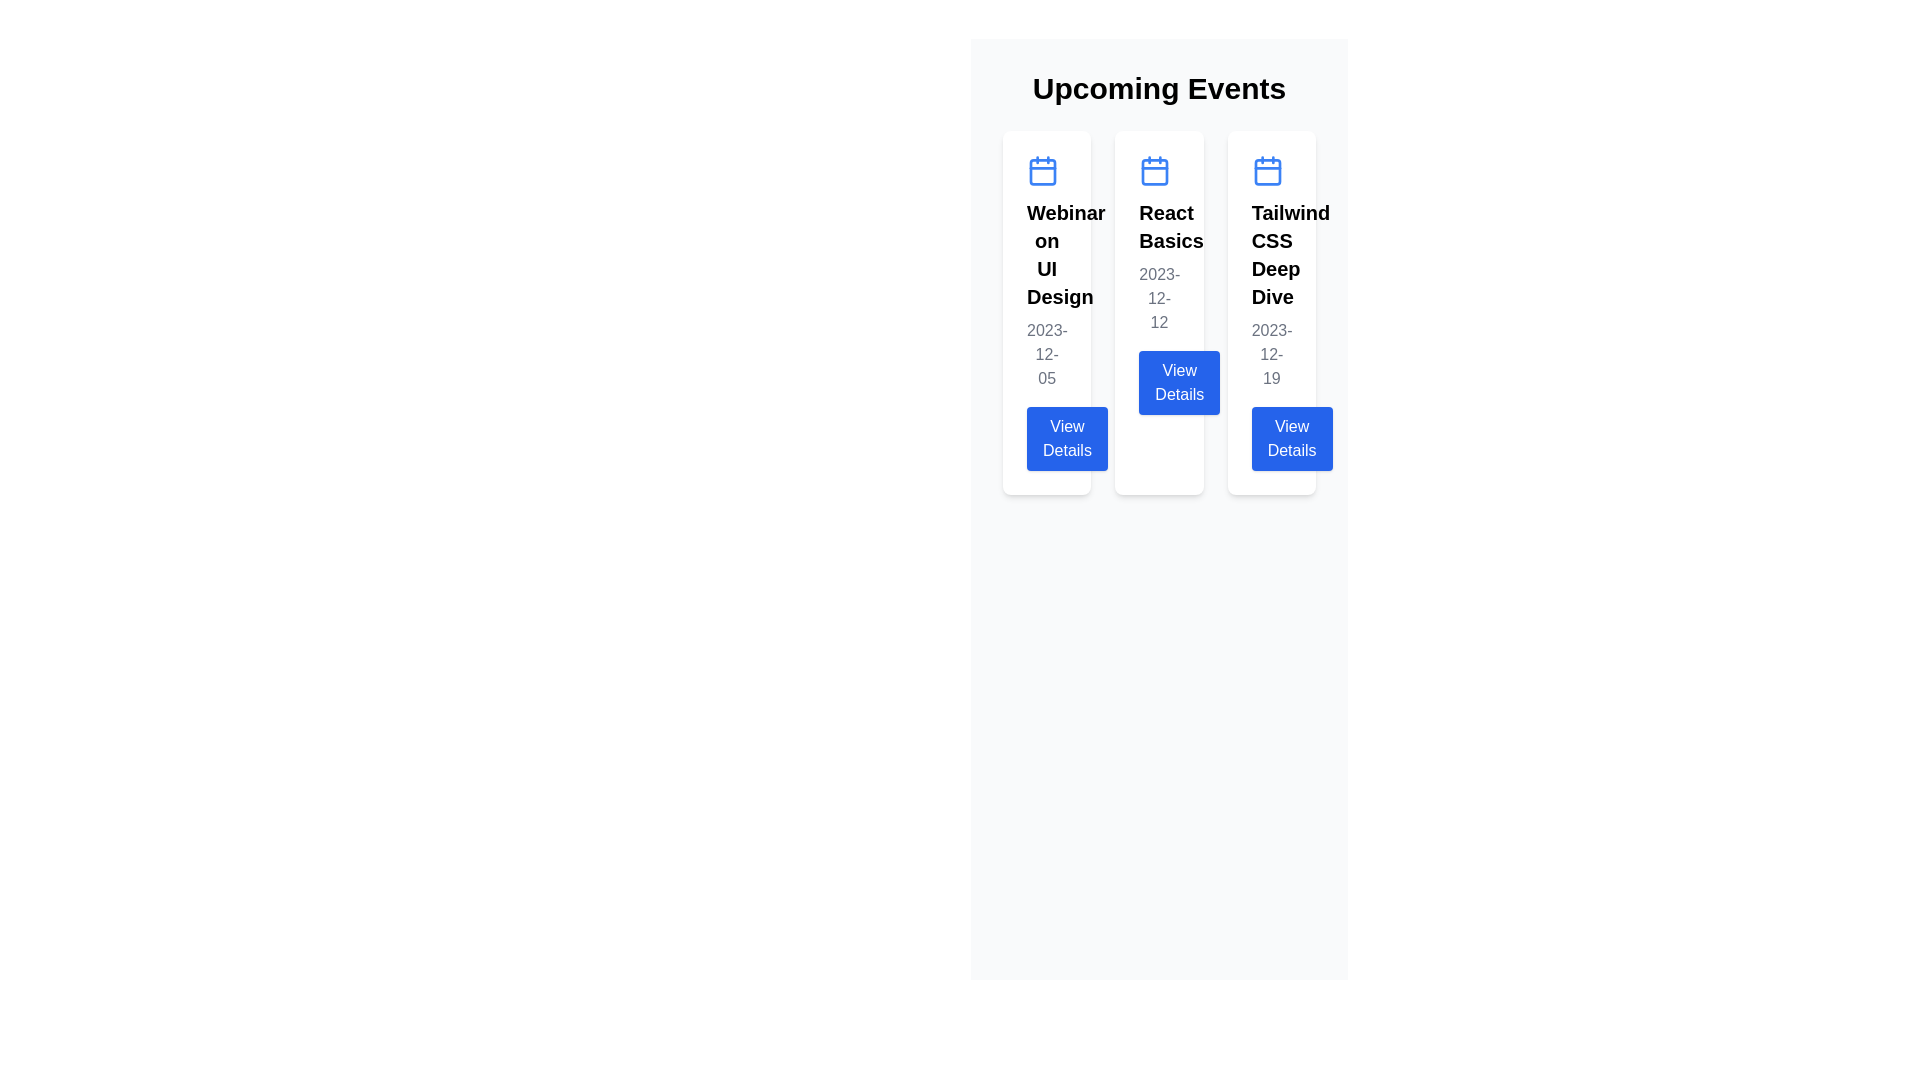 The image size is (1920, 1080). I want to click on the button located at the bottom of the 'Webinar on UI Design' card, so click(1066, 438).